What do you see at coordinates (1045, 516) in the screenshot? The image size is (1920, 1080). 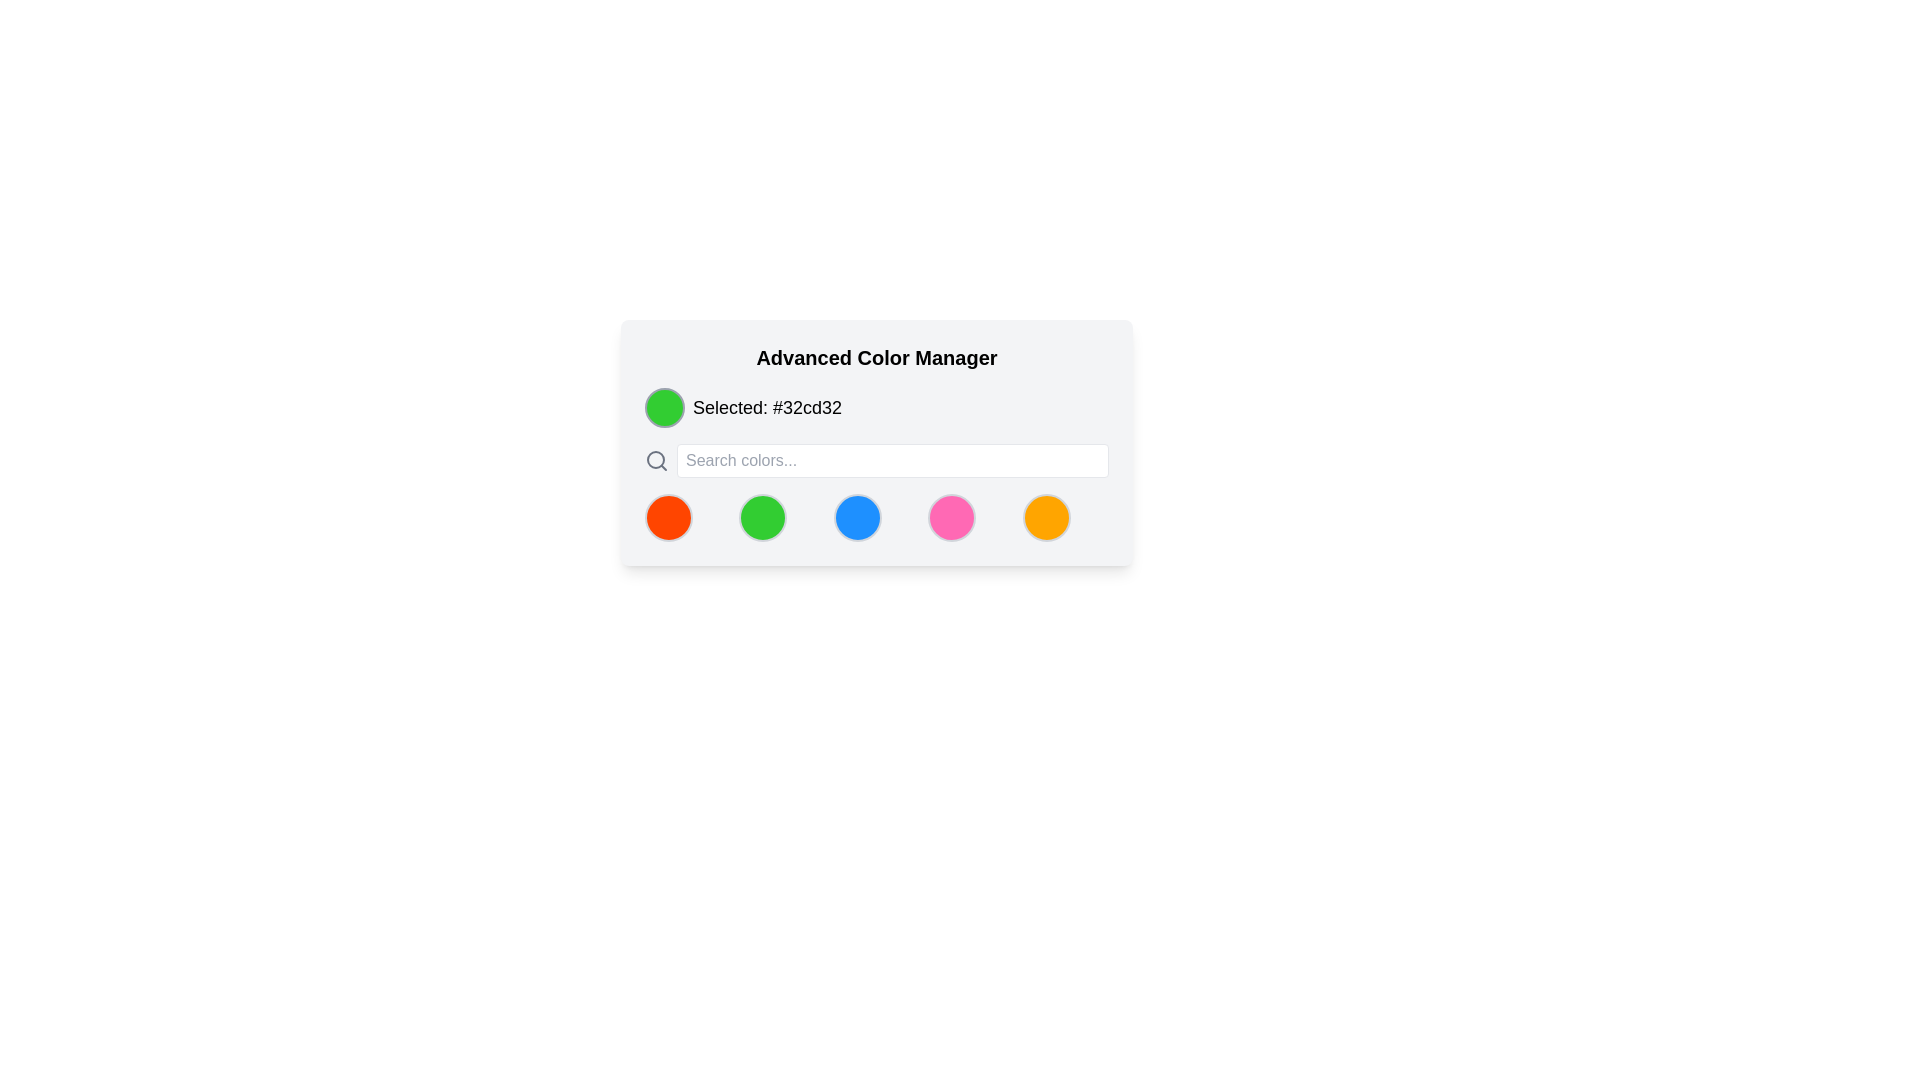 I see `the circular color picker option with a bright orange background located in the bottom-right corner of the 'Advanced Color Manager' modal to highlight it` at bounding box center [1045, 516].